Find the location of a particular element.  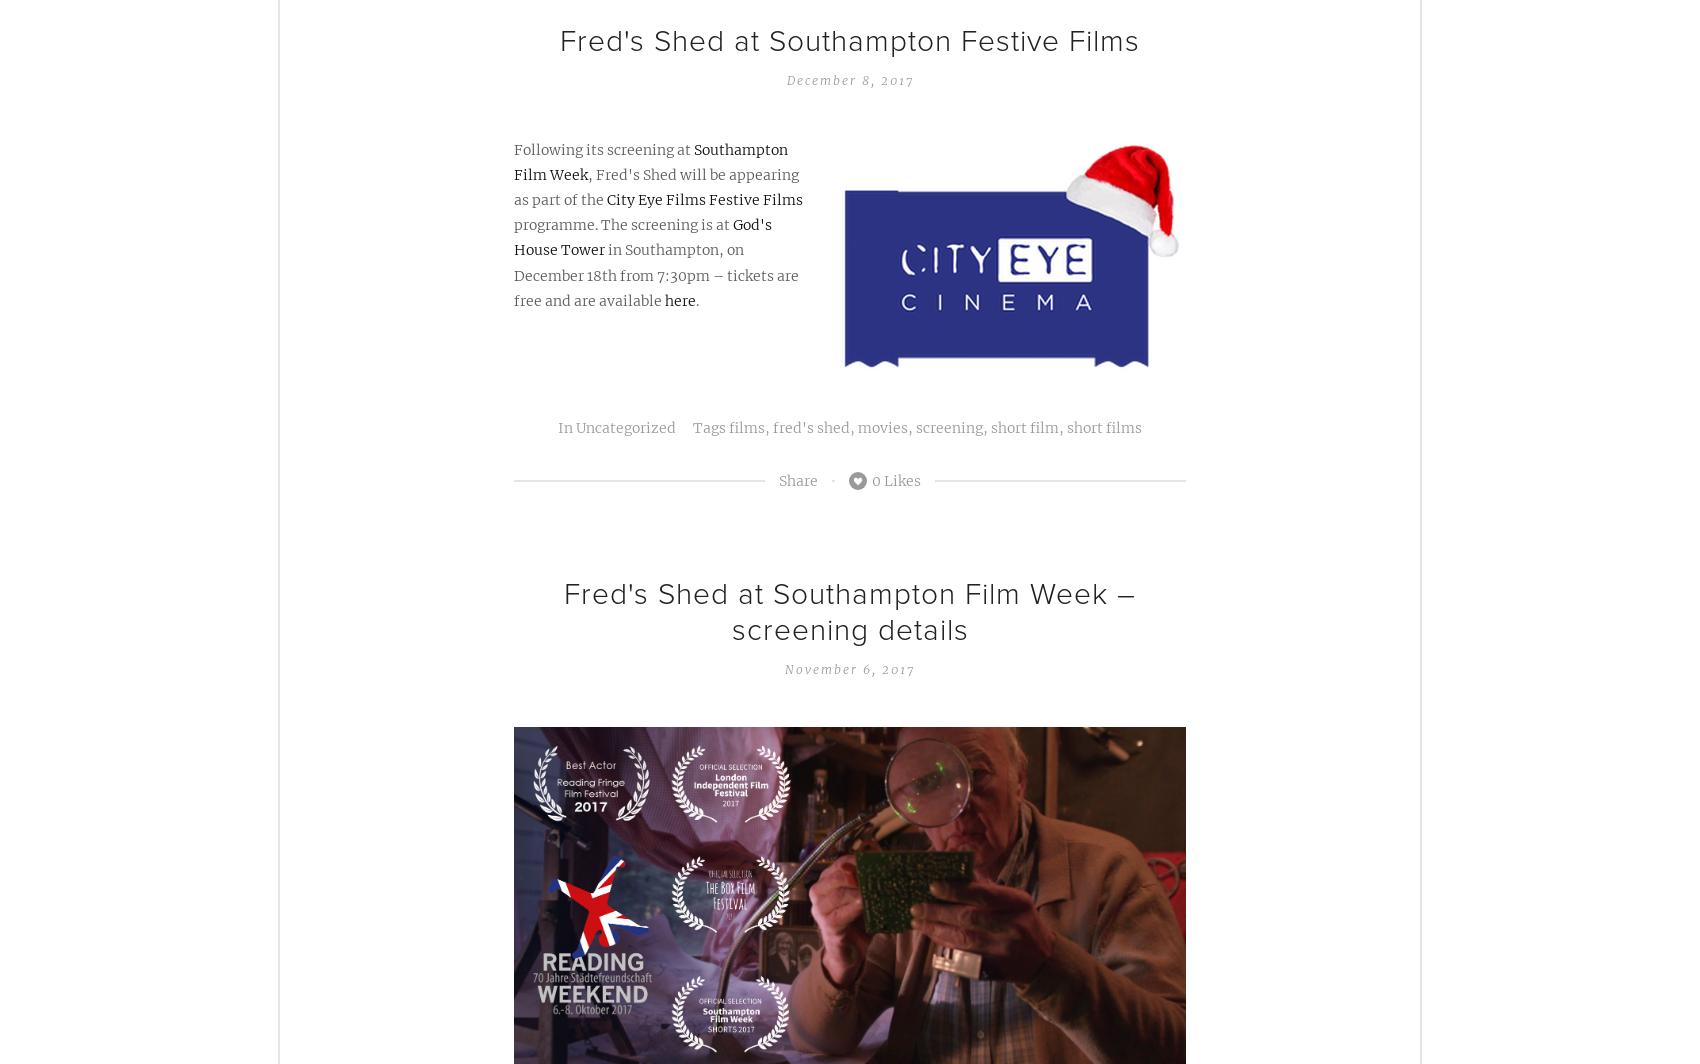

'City Eye Films Festive Films' is located at coordinates (704, 200).